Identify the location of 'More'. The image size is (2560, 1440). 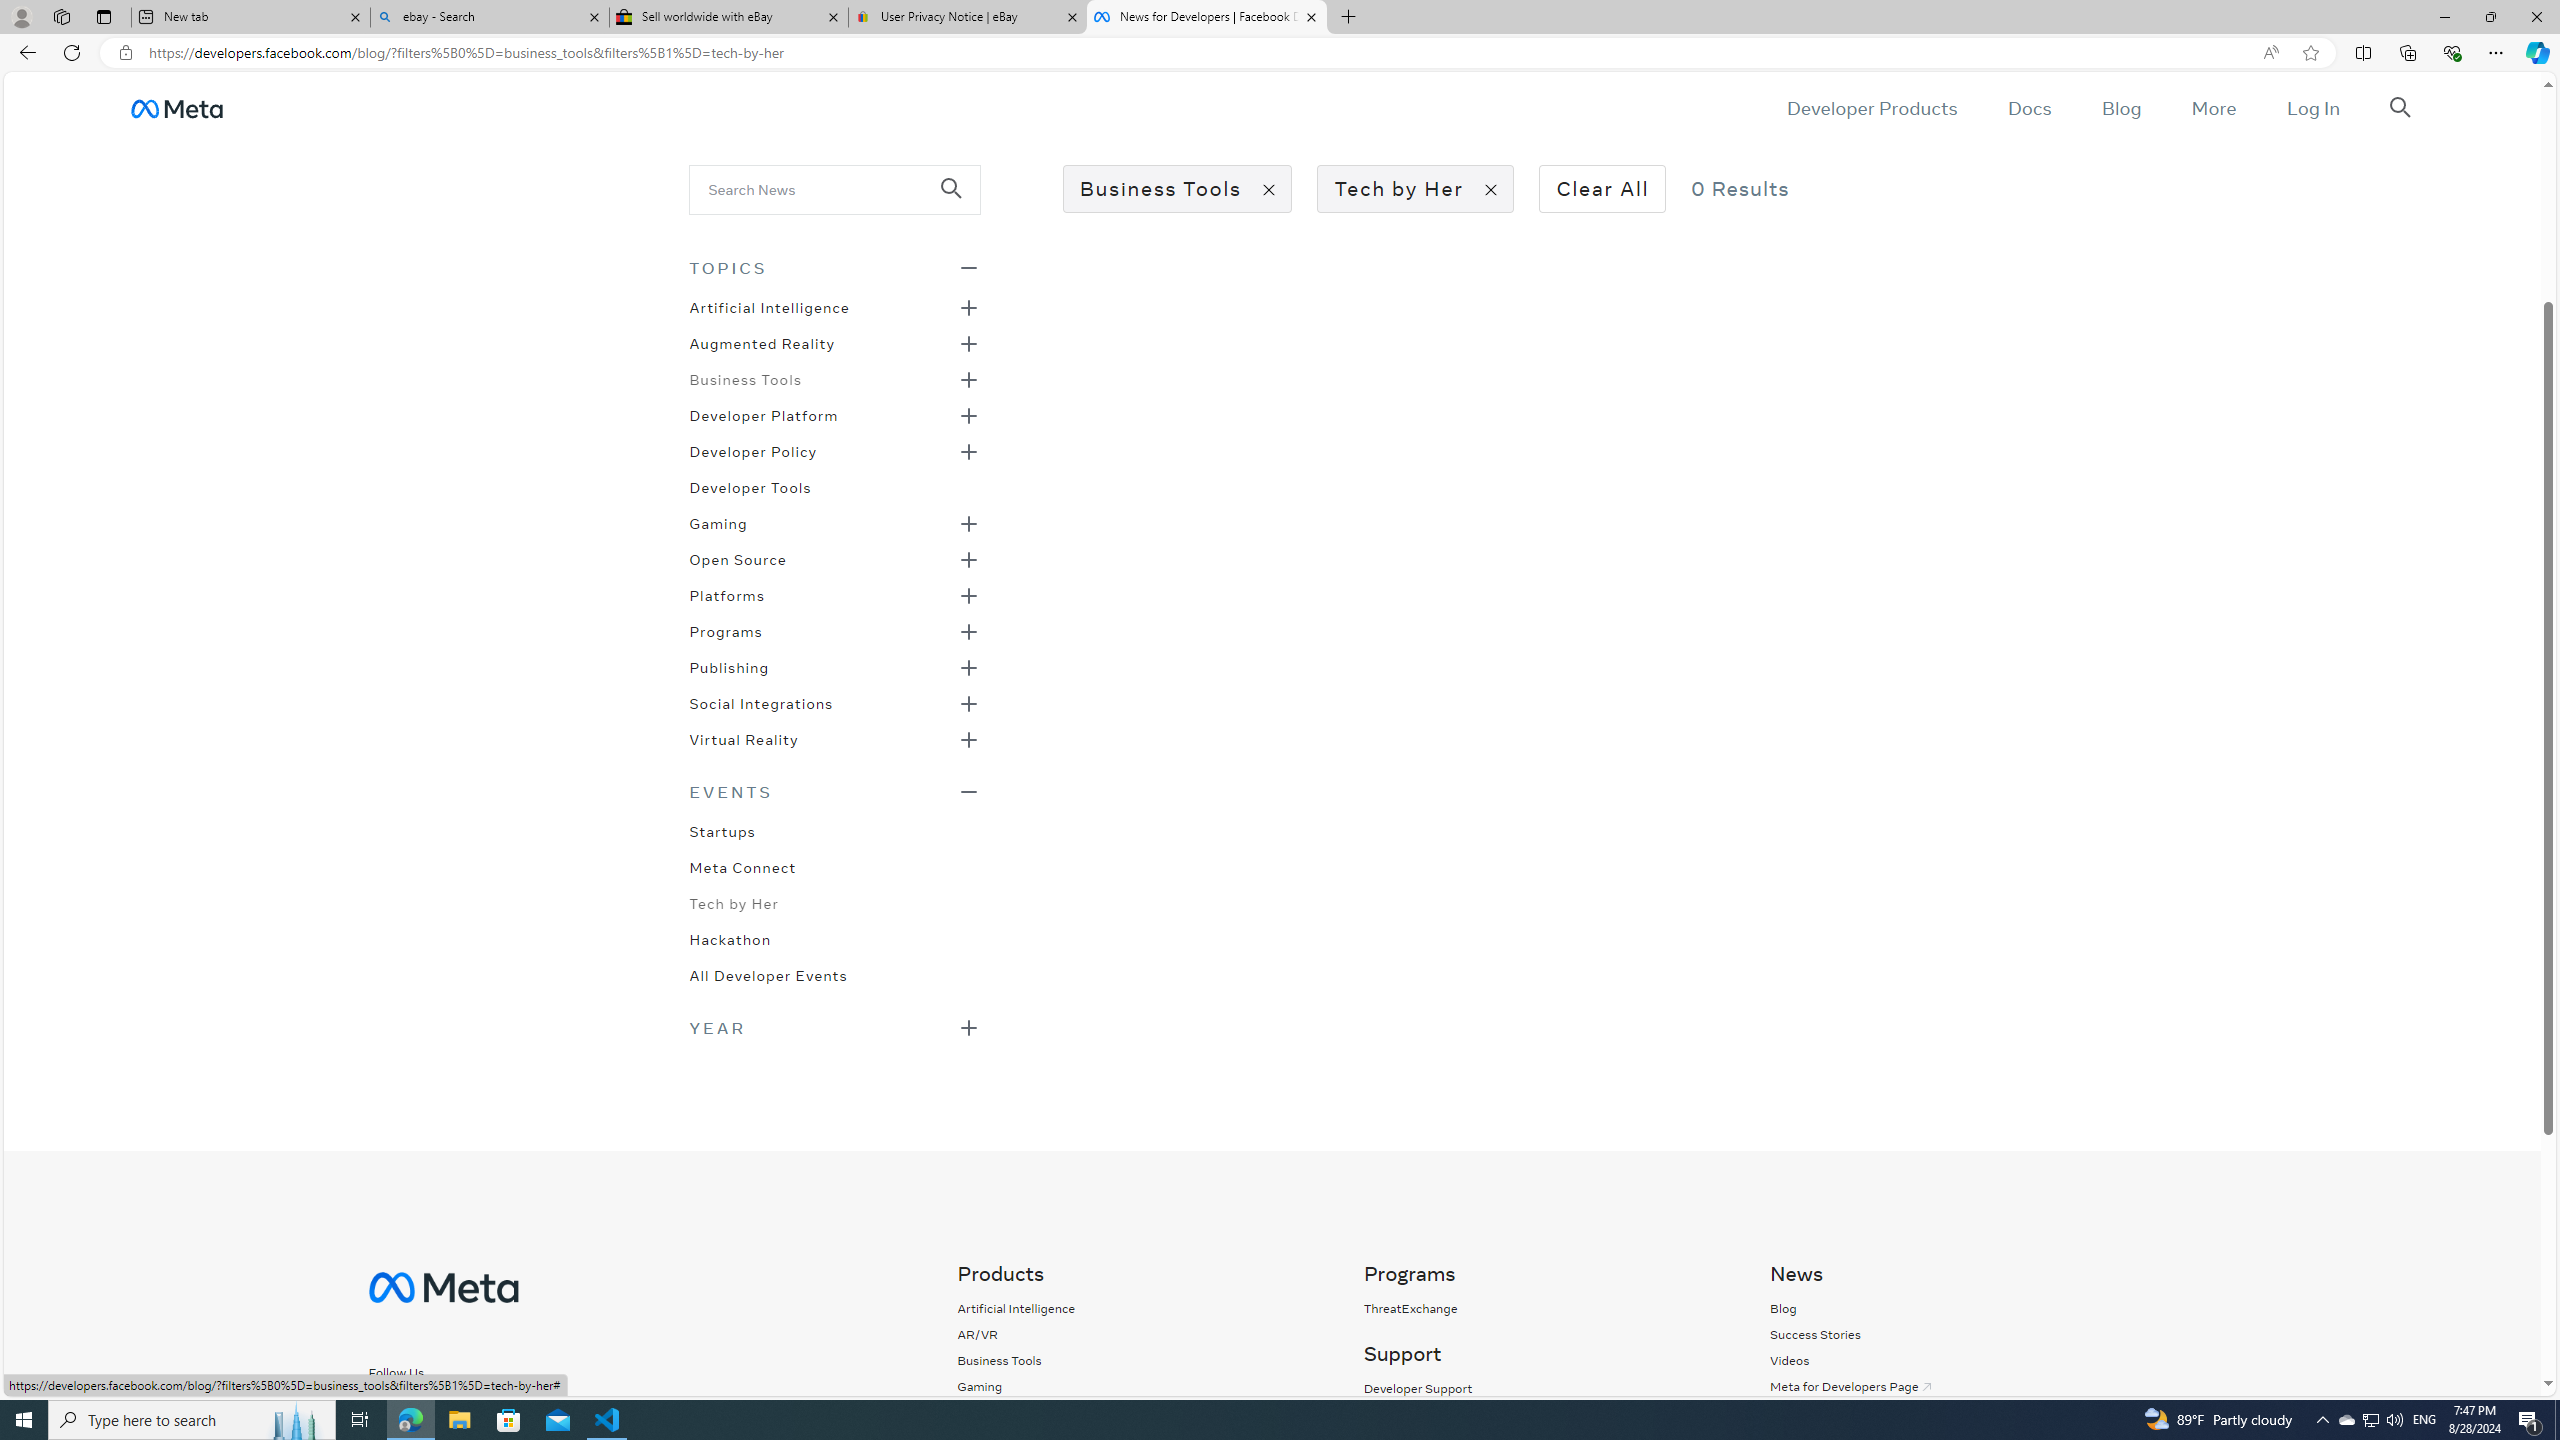
(2213, 107).